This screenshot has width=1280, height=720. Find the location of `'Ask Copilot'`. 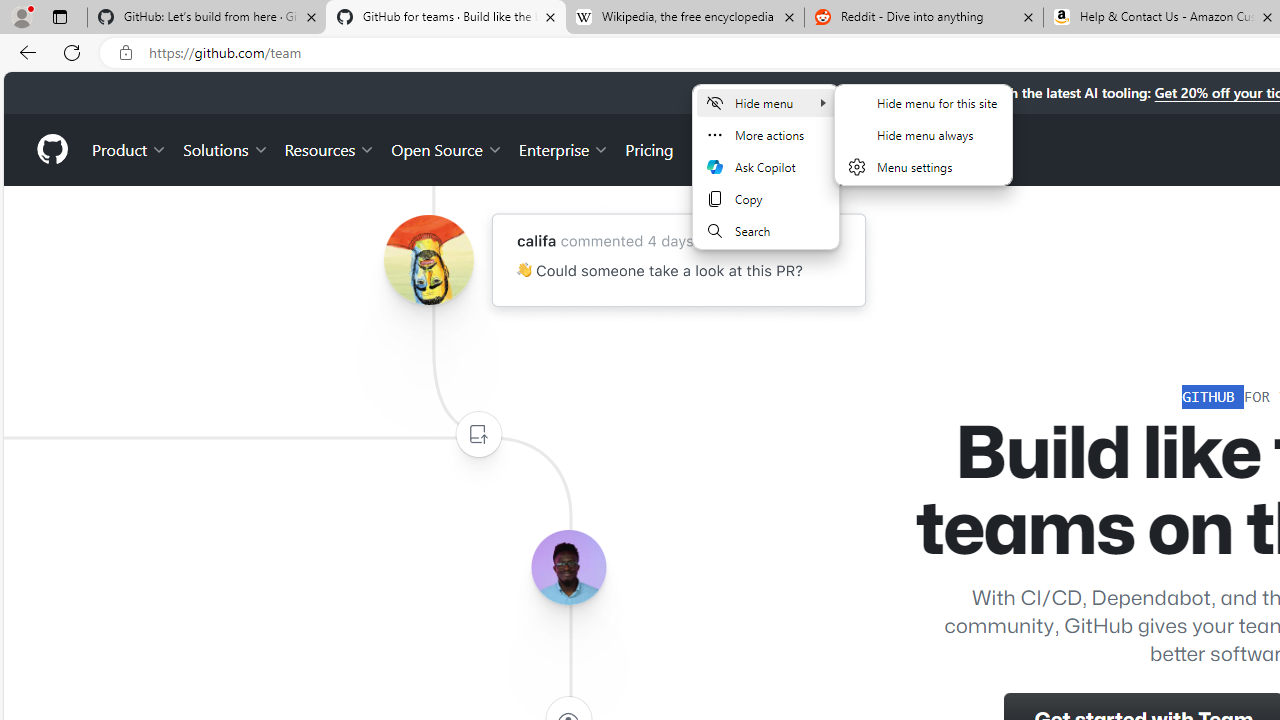

'Ask Copilot' is located at coordinates (764, 166).